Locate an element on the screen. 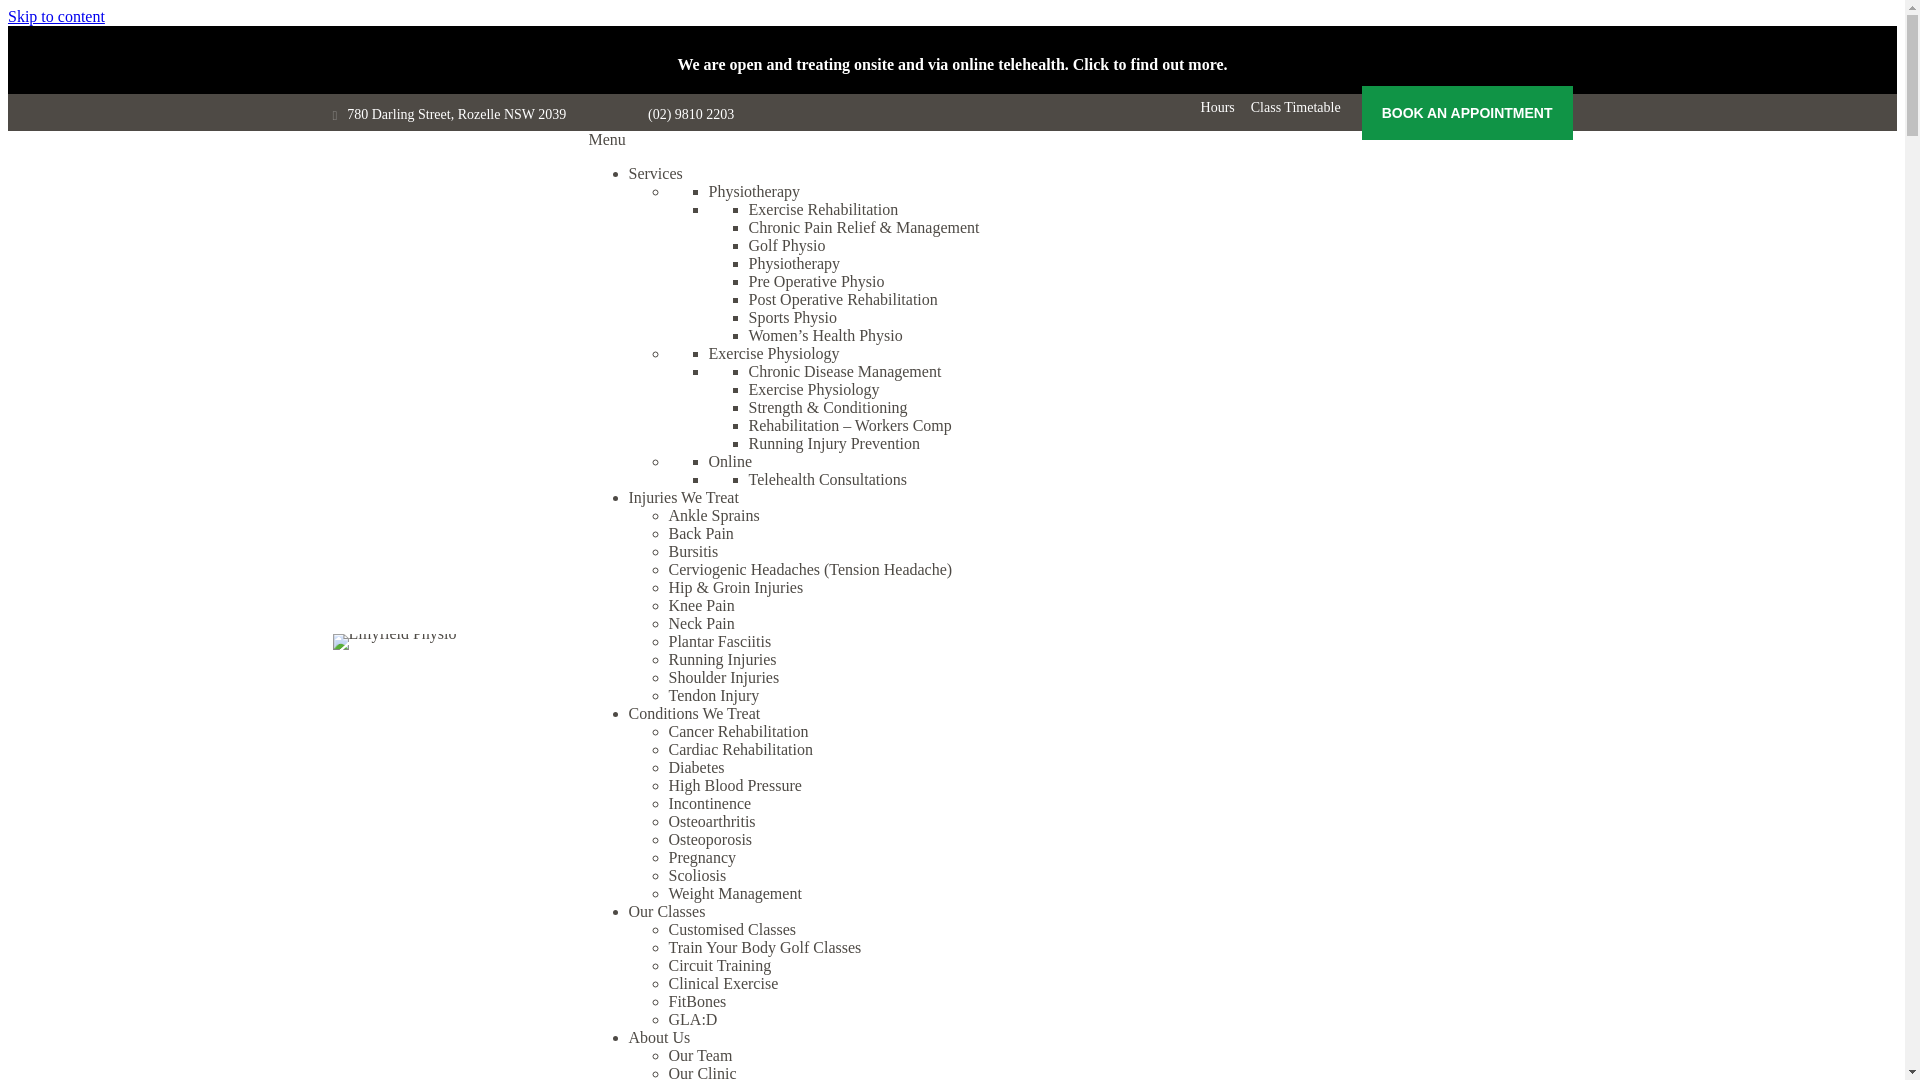 The height and width of the screenshot is (1080, 1920). 'Pre Operative Physio' is located at coordinates (747, 281).